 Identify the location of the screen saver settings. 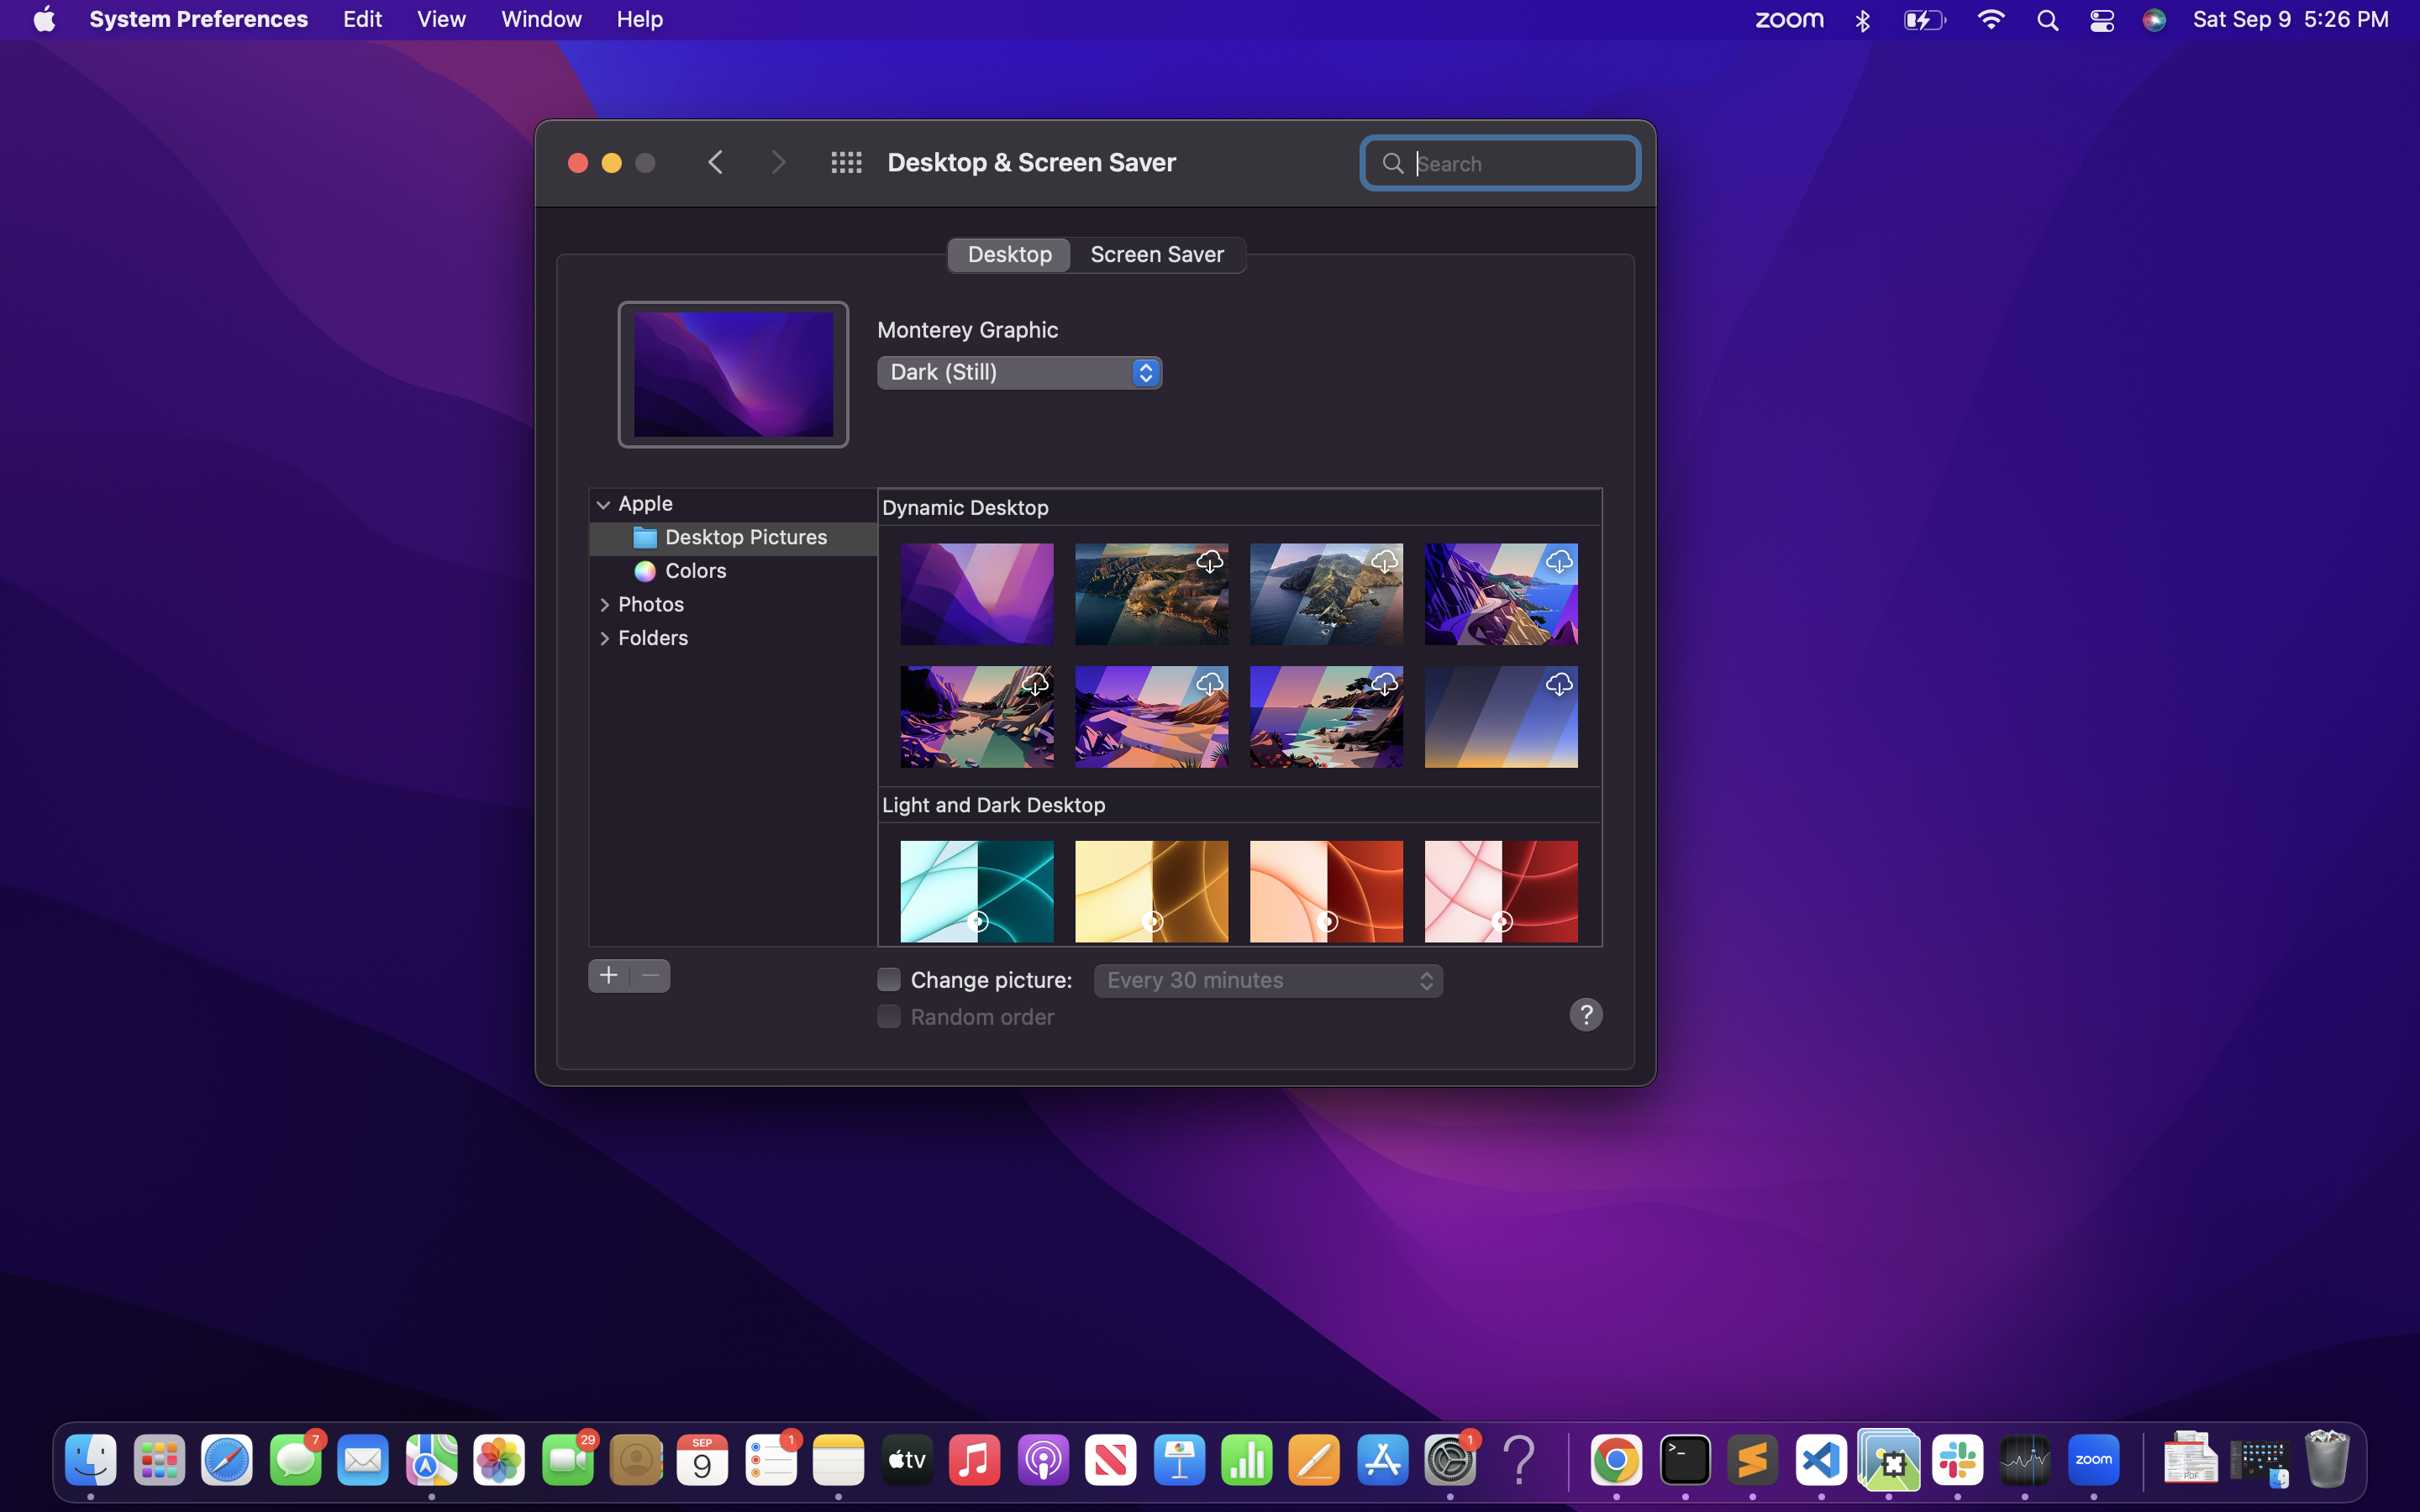
(1157, 253).